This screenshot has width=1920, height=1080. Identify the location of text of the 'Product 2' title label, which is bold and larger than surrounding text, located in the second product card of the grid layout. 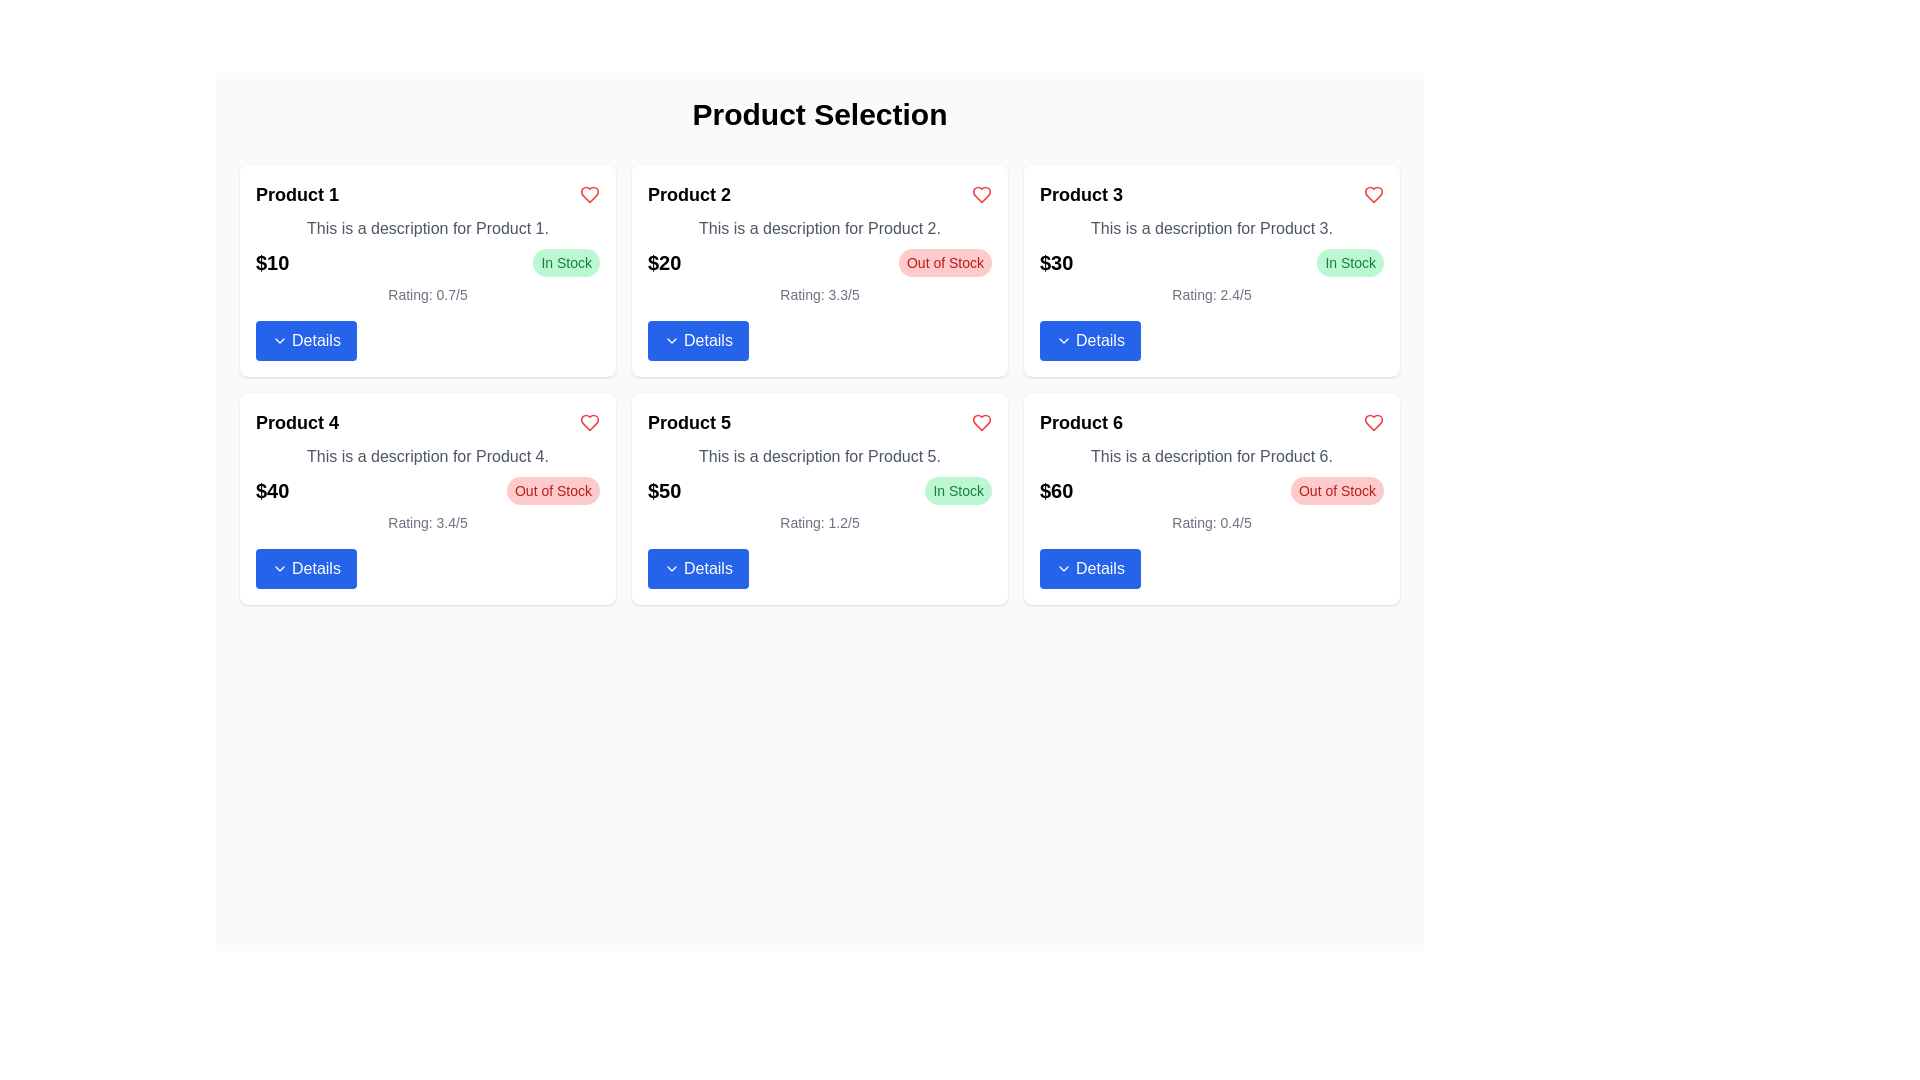
(689, 195).